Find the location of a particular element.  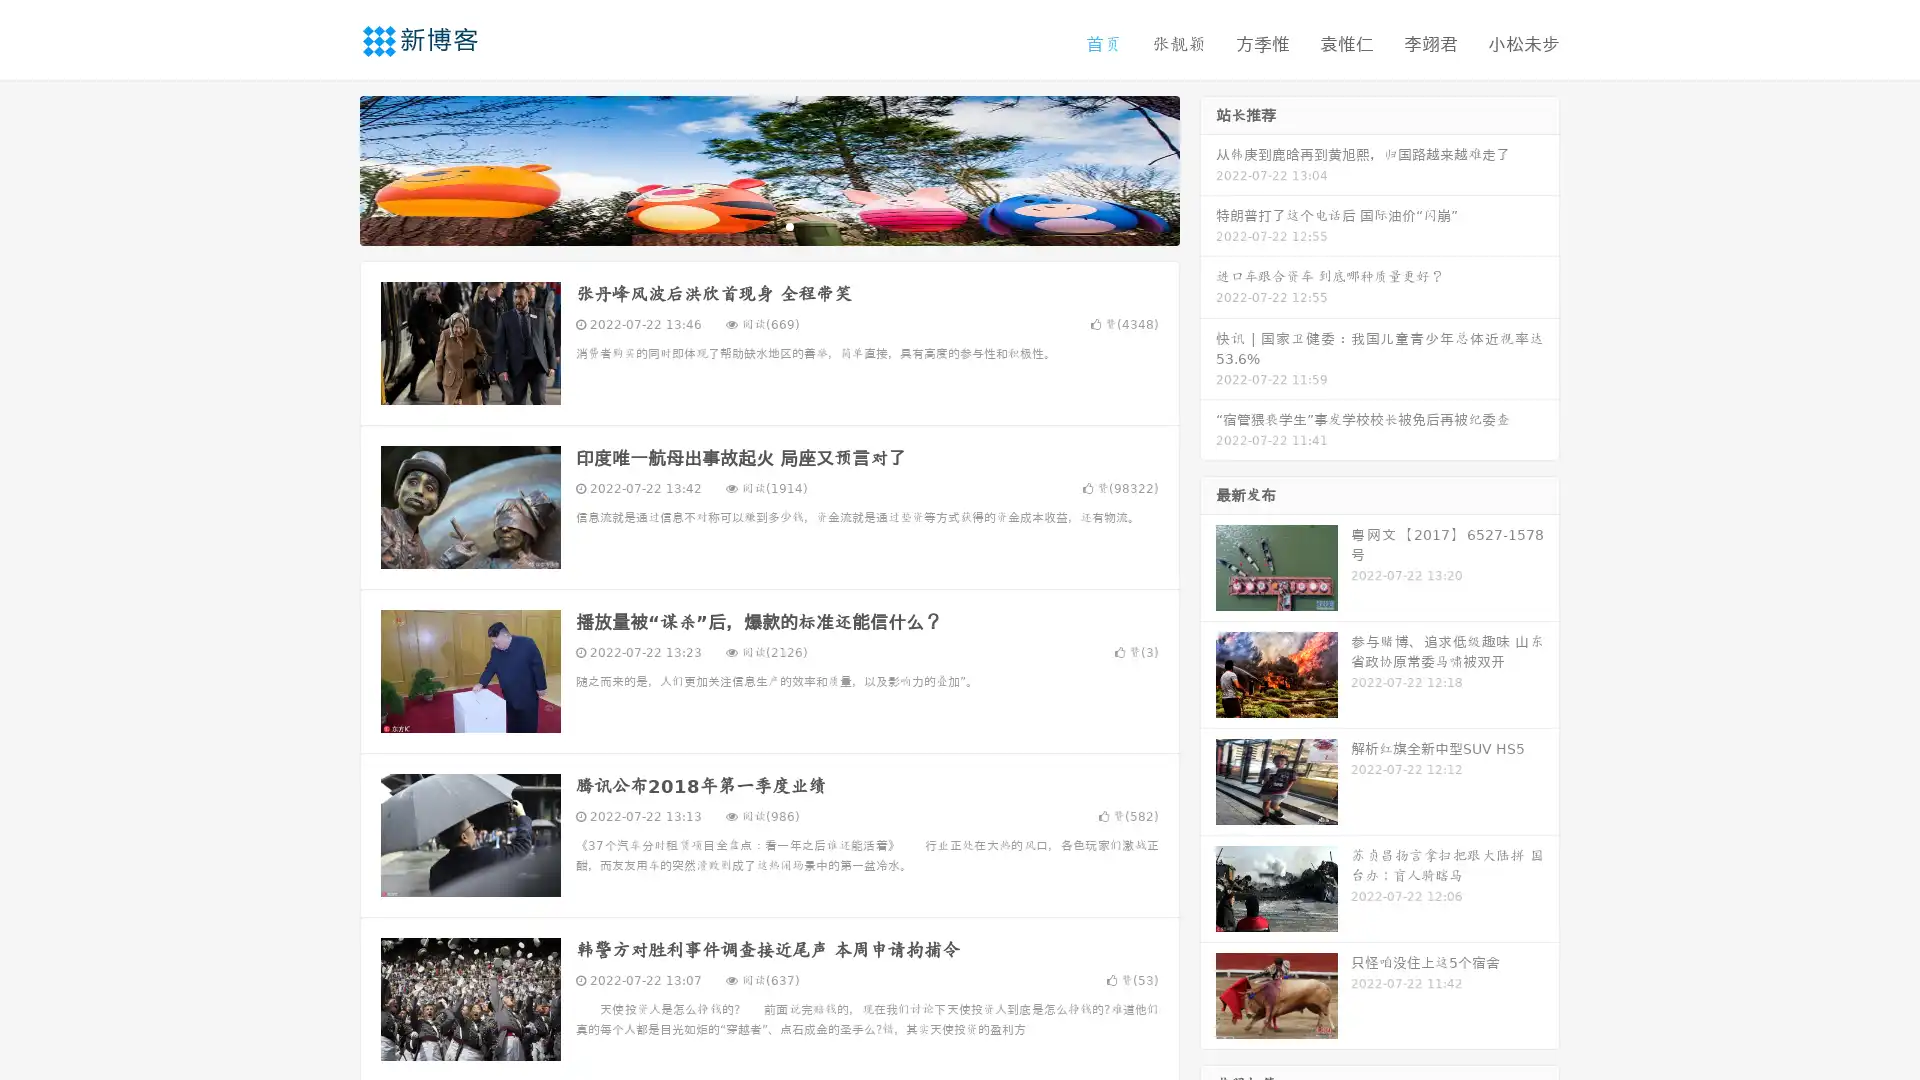

Next slide is located at coordinates (1208, 168).